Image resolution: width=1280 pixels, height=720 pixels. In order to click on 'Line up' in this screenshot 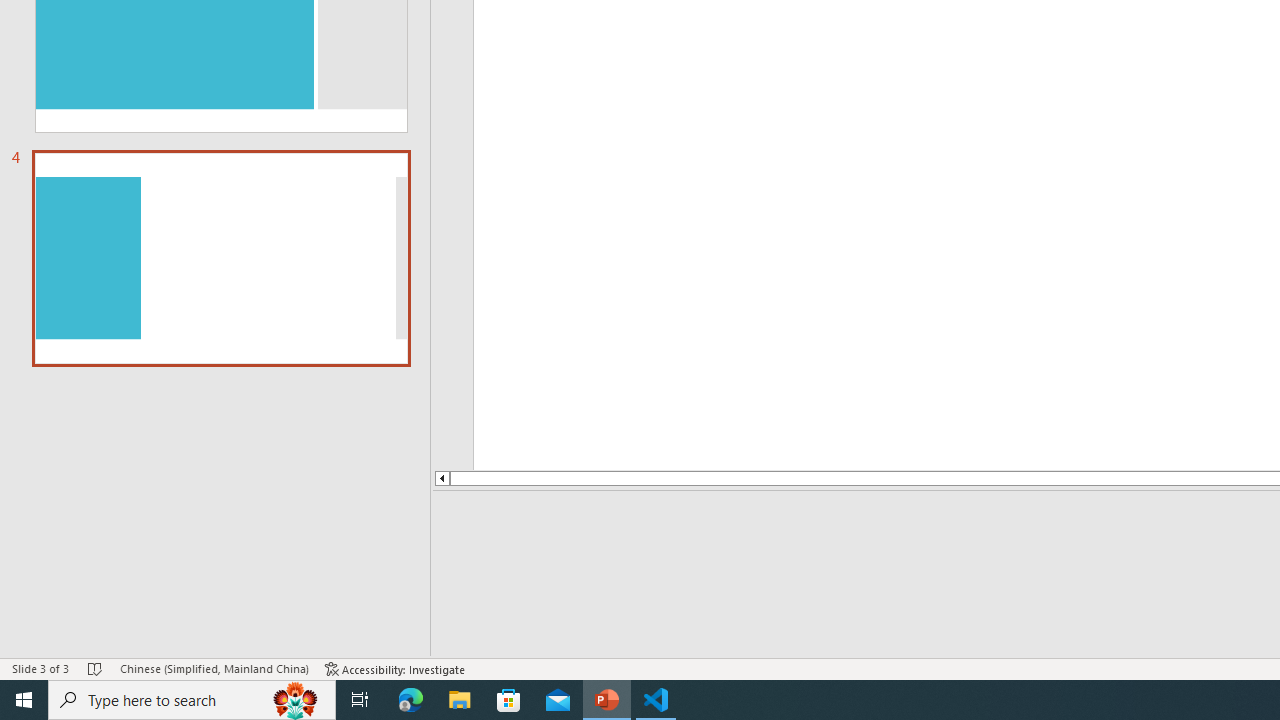, I will do `click(398, 478)`.